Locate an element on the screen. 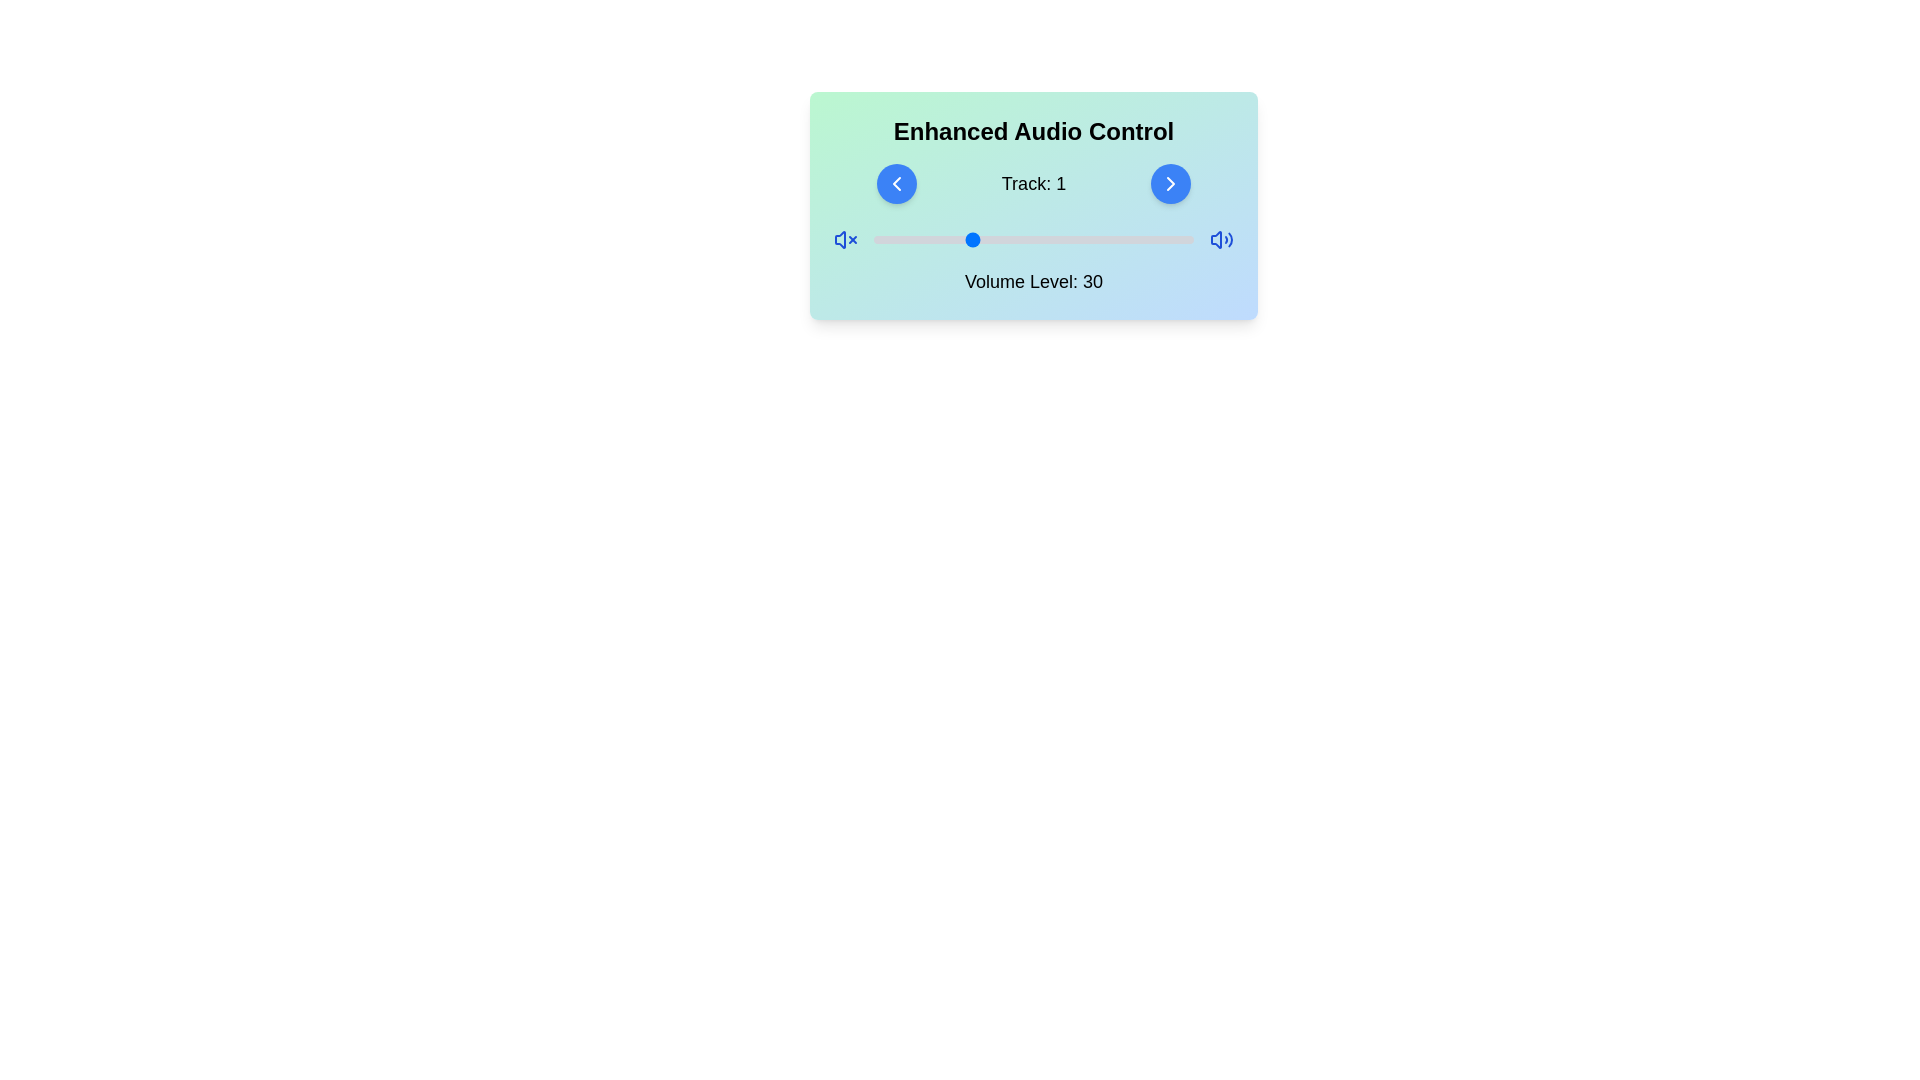 The width and height of the screenshot is (1920, 1080). the navigation button to change the track to next is located at coordinates (1171, 184).